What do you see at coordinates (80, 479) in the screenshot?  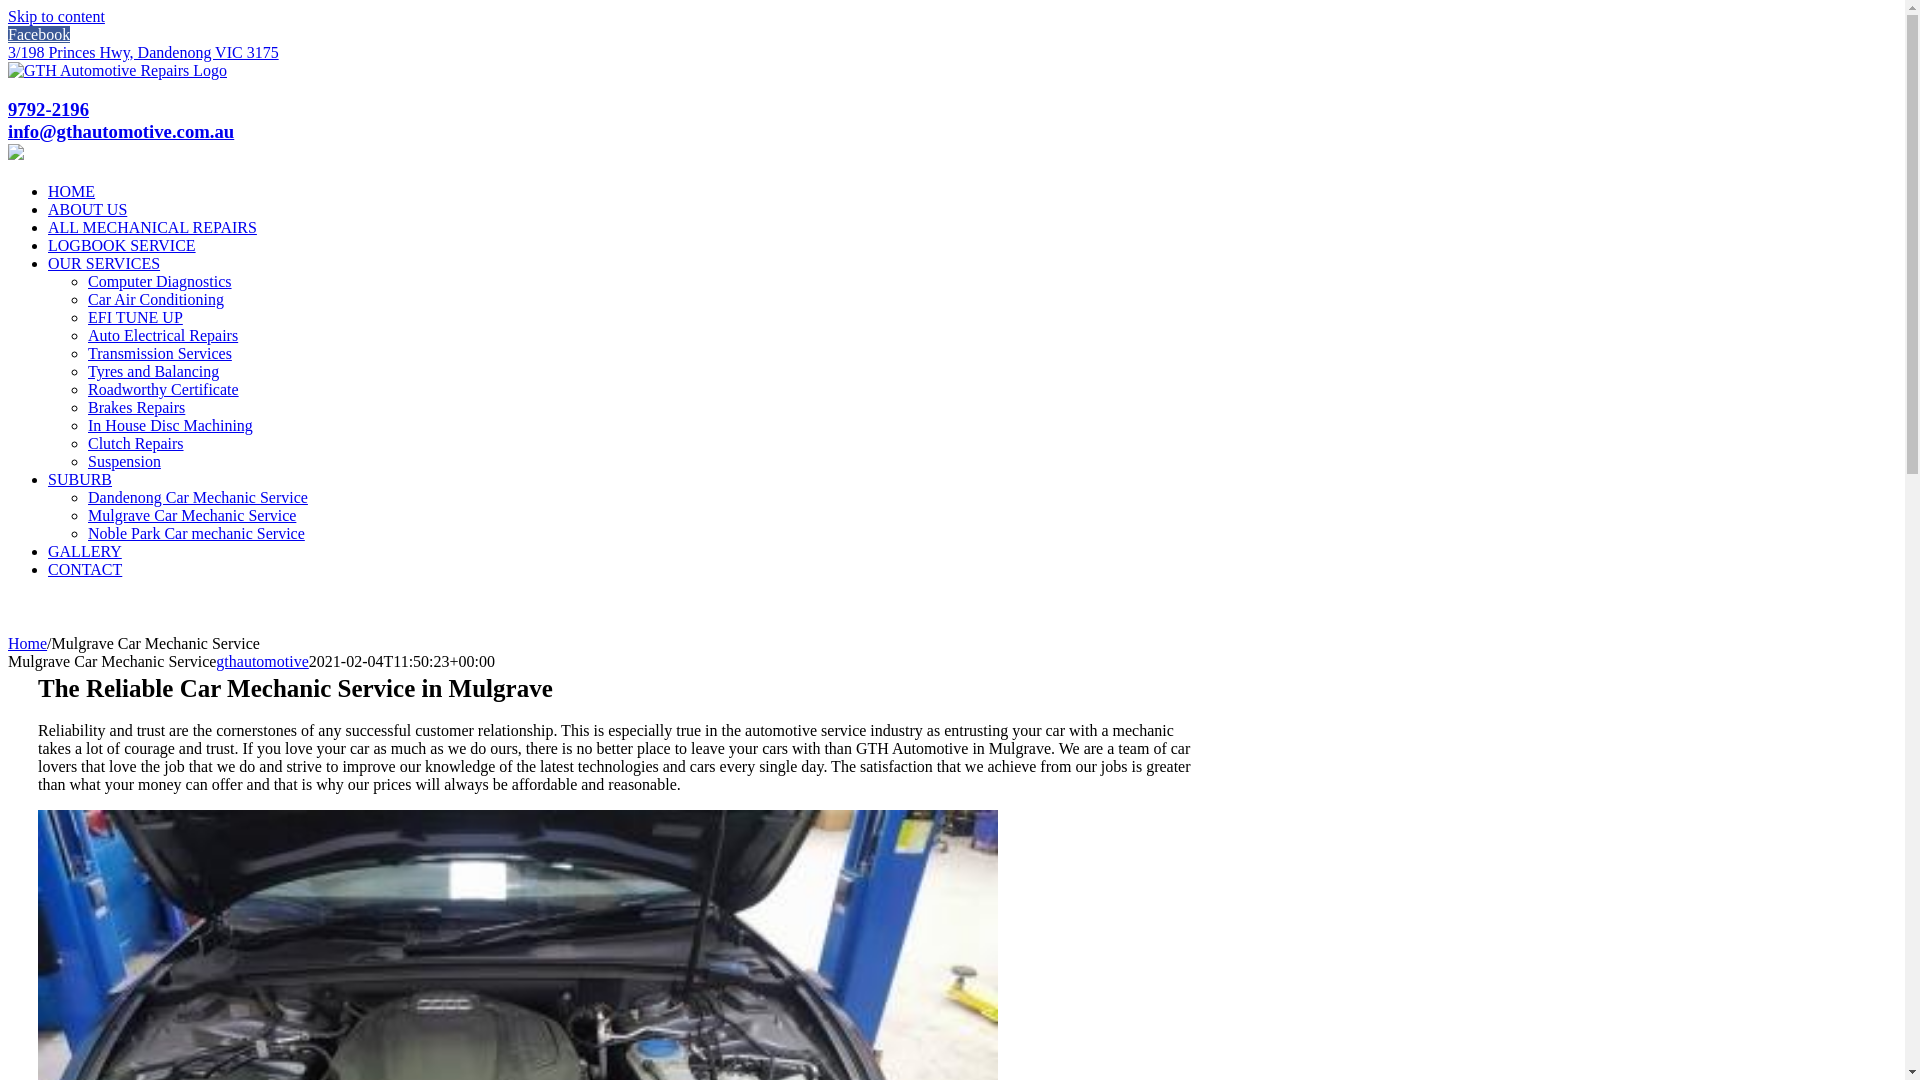 I see `'SUBURB'` at bounding box center [80, 479].